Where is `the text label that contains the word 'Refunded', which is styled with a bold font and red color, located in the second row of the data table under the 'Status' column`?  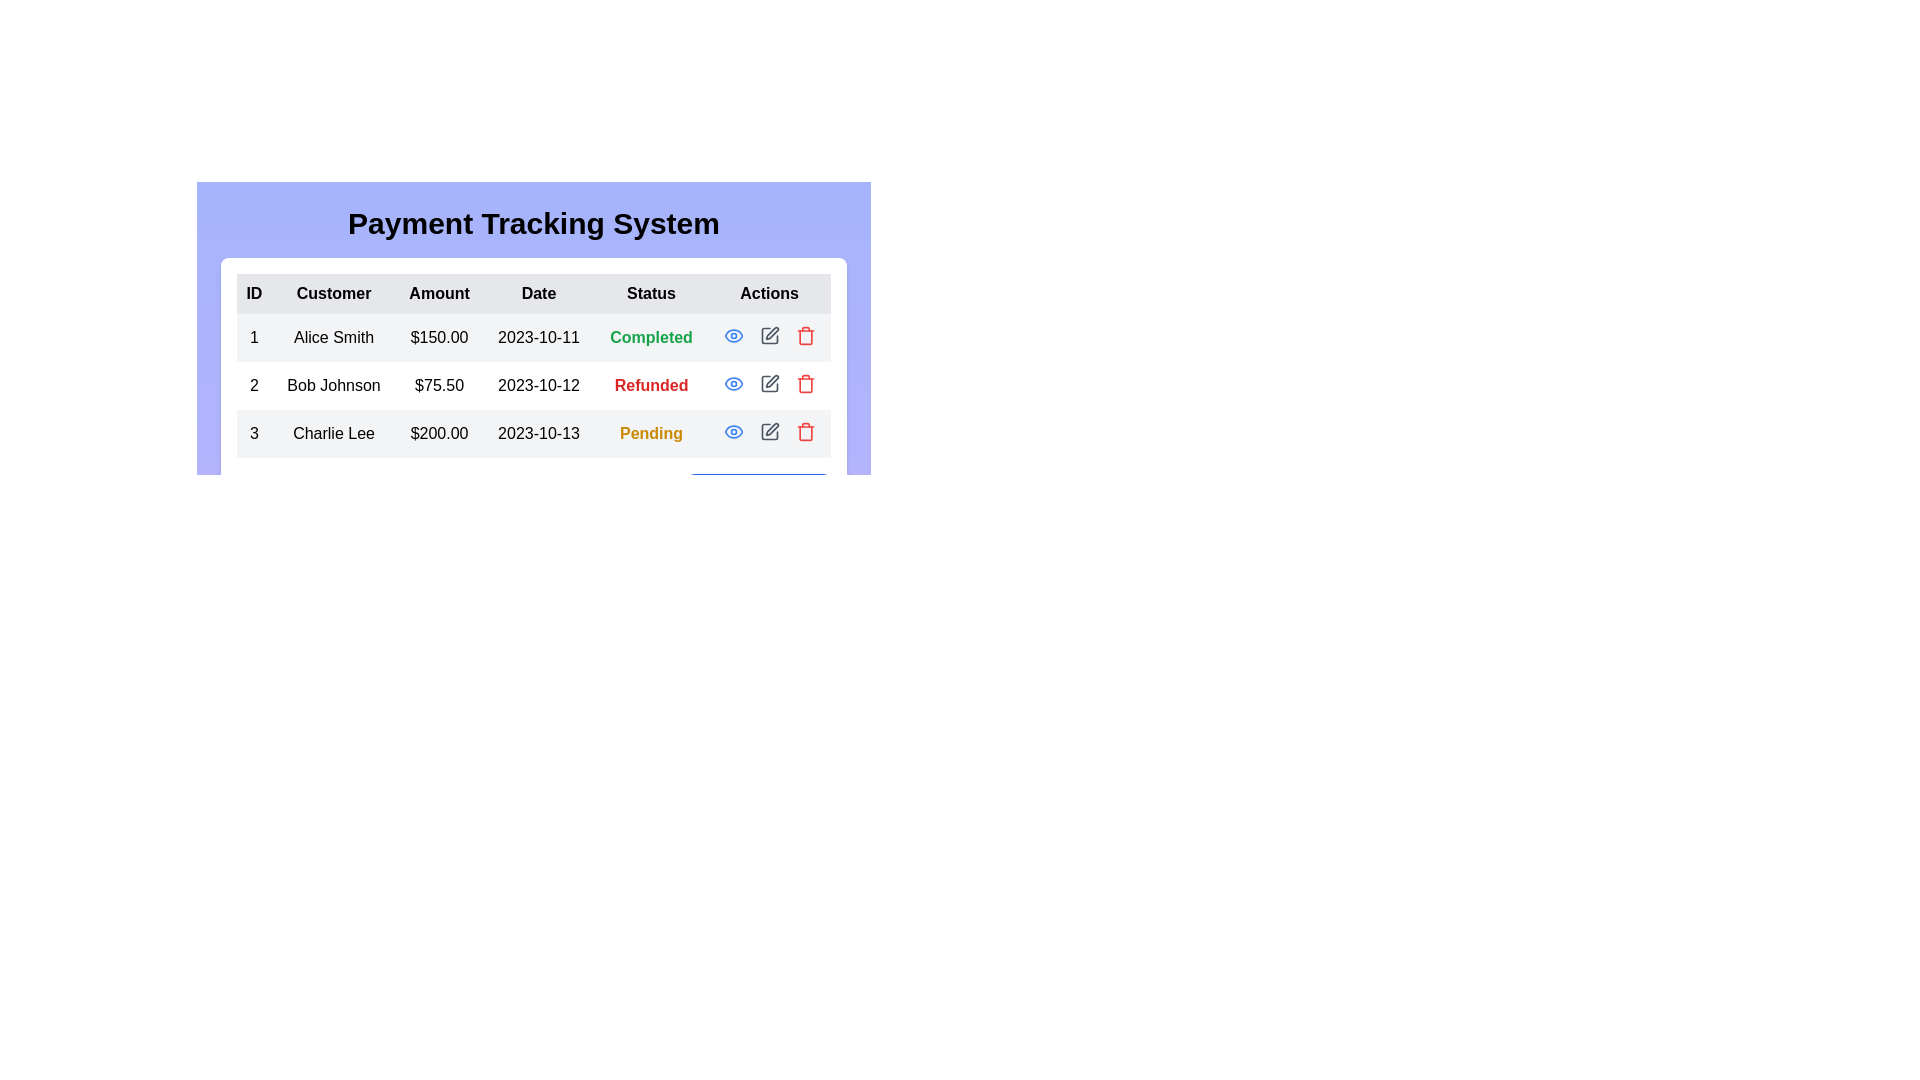
the text label that contains the word 'Refunded', which is styled with a bold font and red color, located in the second row of the data table under the 'Status' column is located at coordinates (651, 385).